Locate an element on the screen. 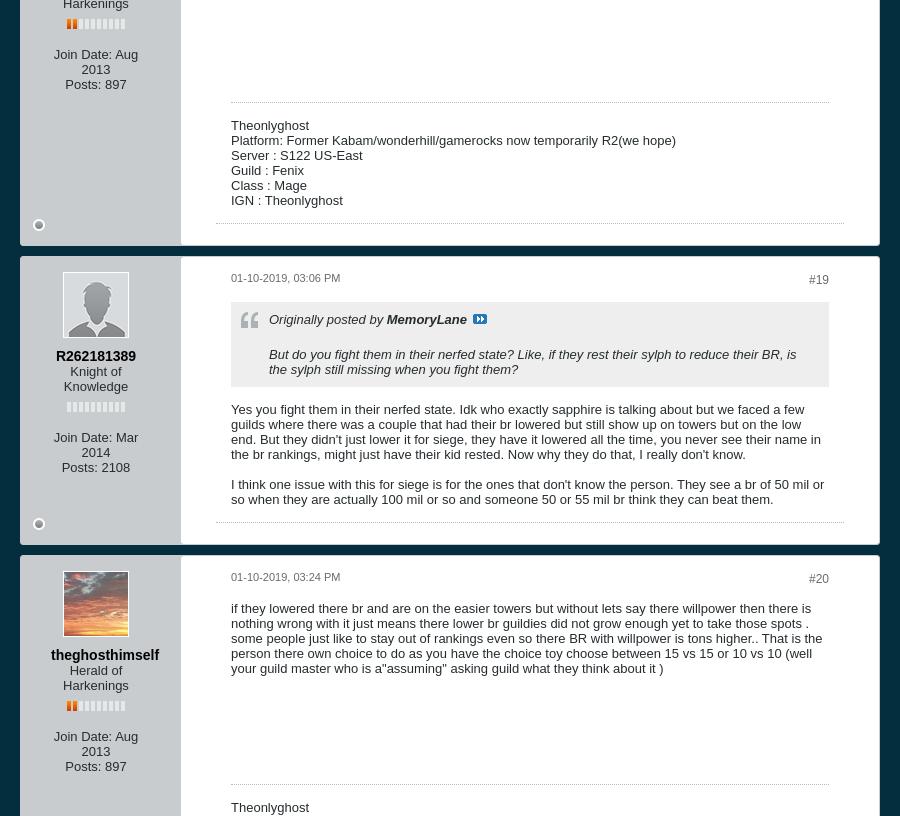 Image resolution: width=900 pixels, height=816 pixels. 'Yes you fight them in their nerfed state.  Idk who exactly sapphire is talking about but we faced a few guilds where there was a couple that had their br lowered but still show up on towers but on the low end.  But they didn't just lower it for siege, they have it lowered all the time, you never see their name in the br rankings, might just have their kid rested.  Now why they do that, I really don't know.' is located at coordinates (524, 430).